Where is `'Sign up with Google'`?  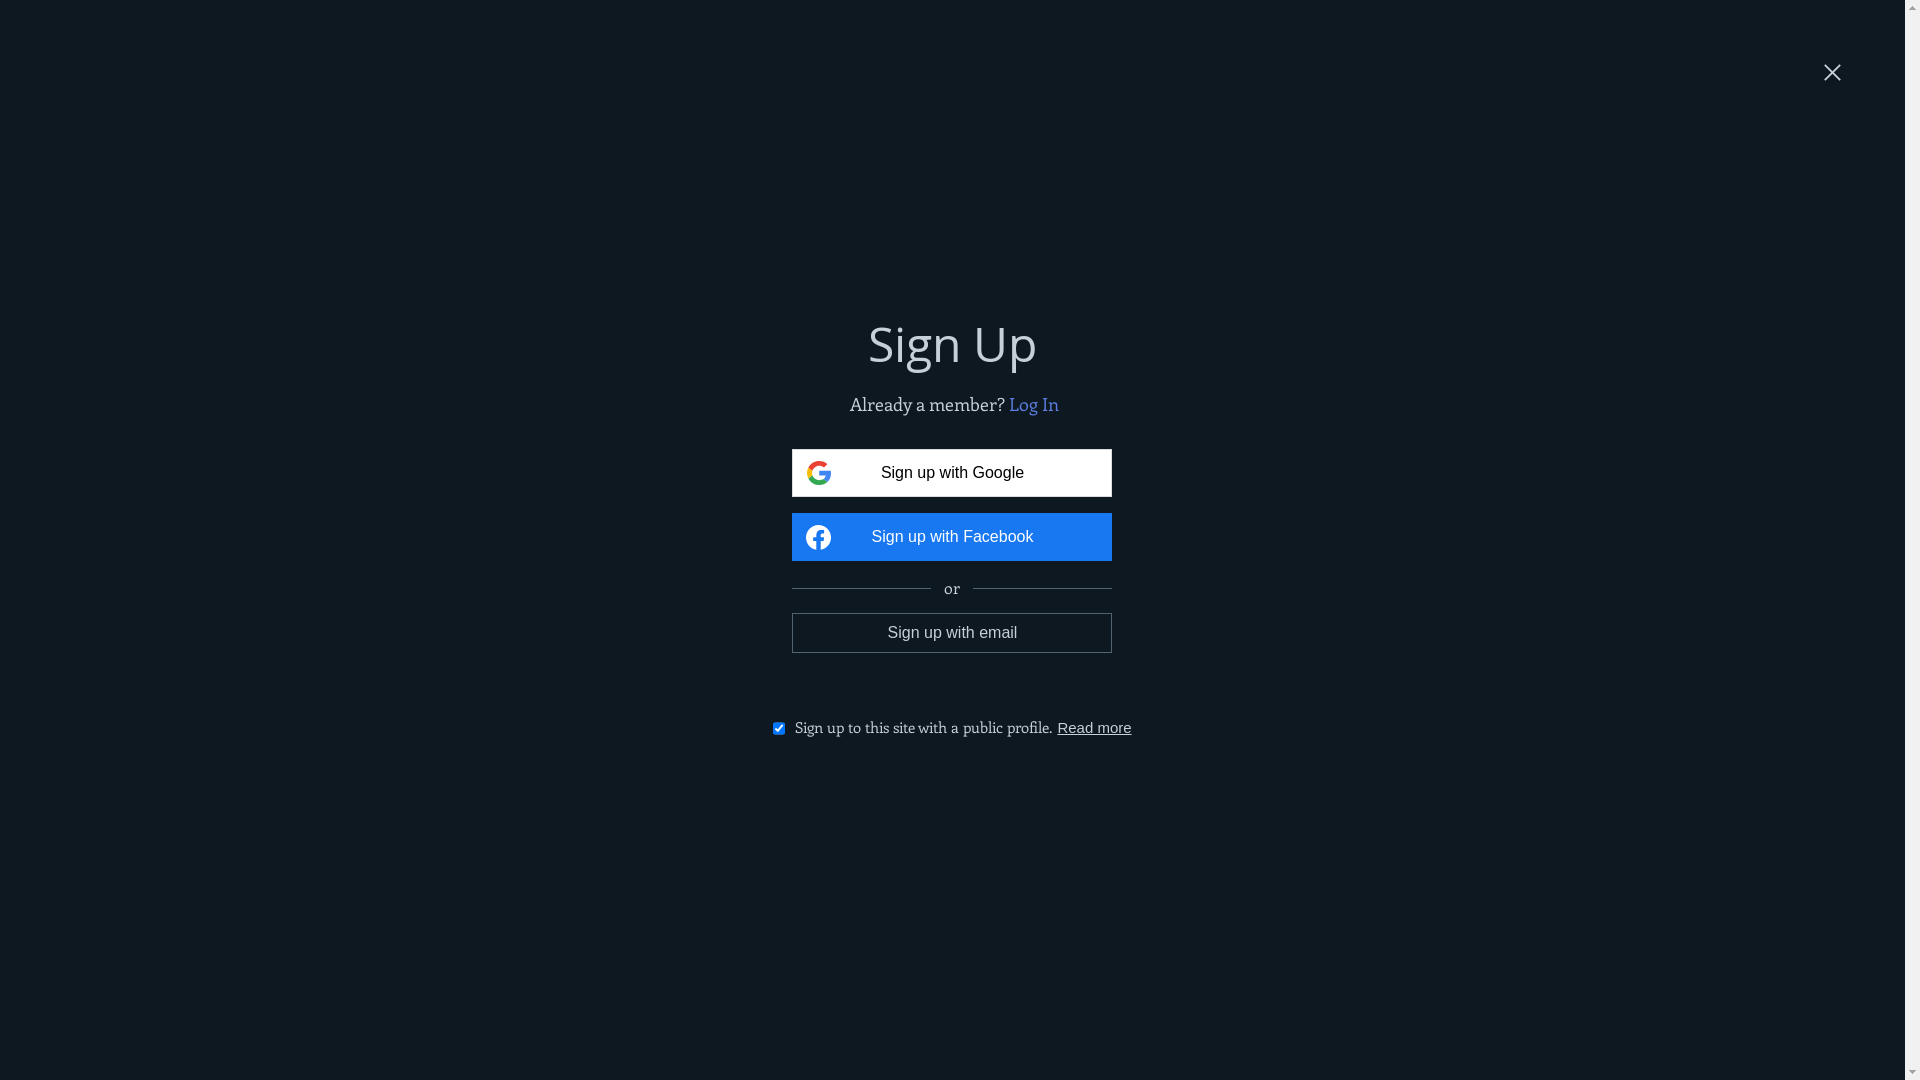 'Sign up with Google' is located at coordinates (950, 473).